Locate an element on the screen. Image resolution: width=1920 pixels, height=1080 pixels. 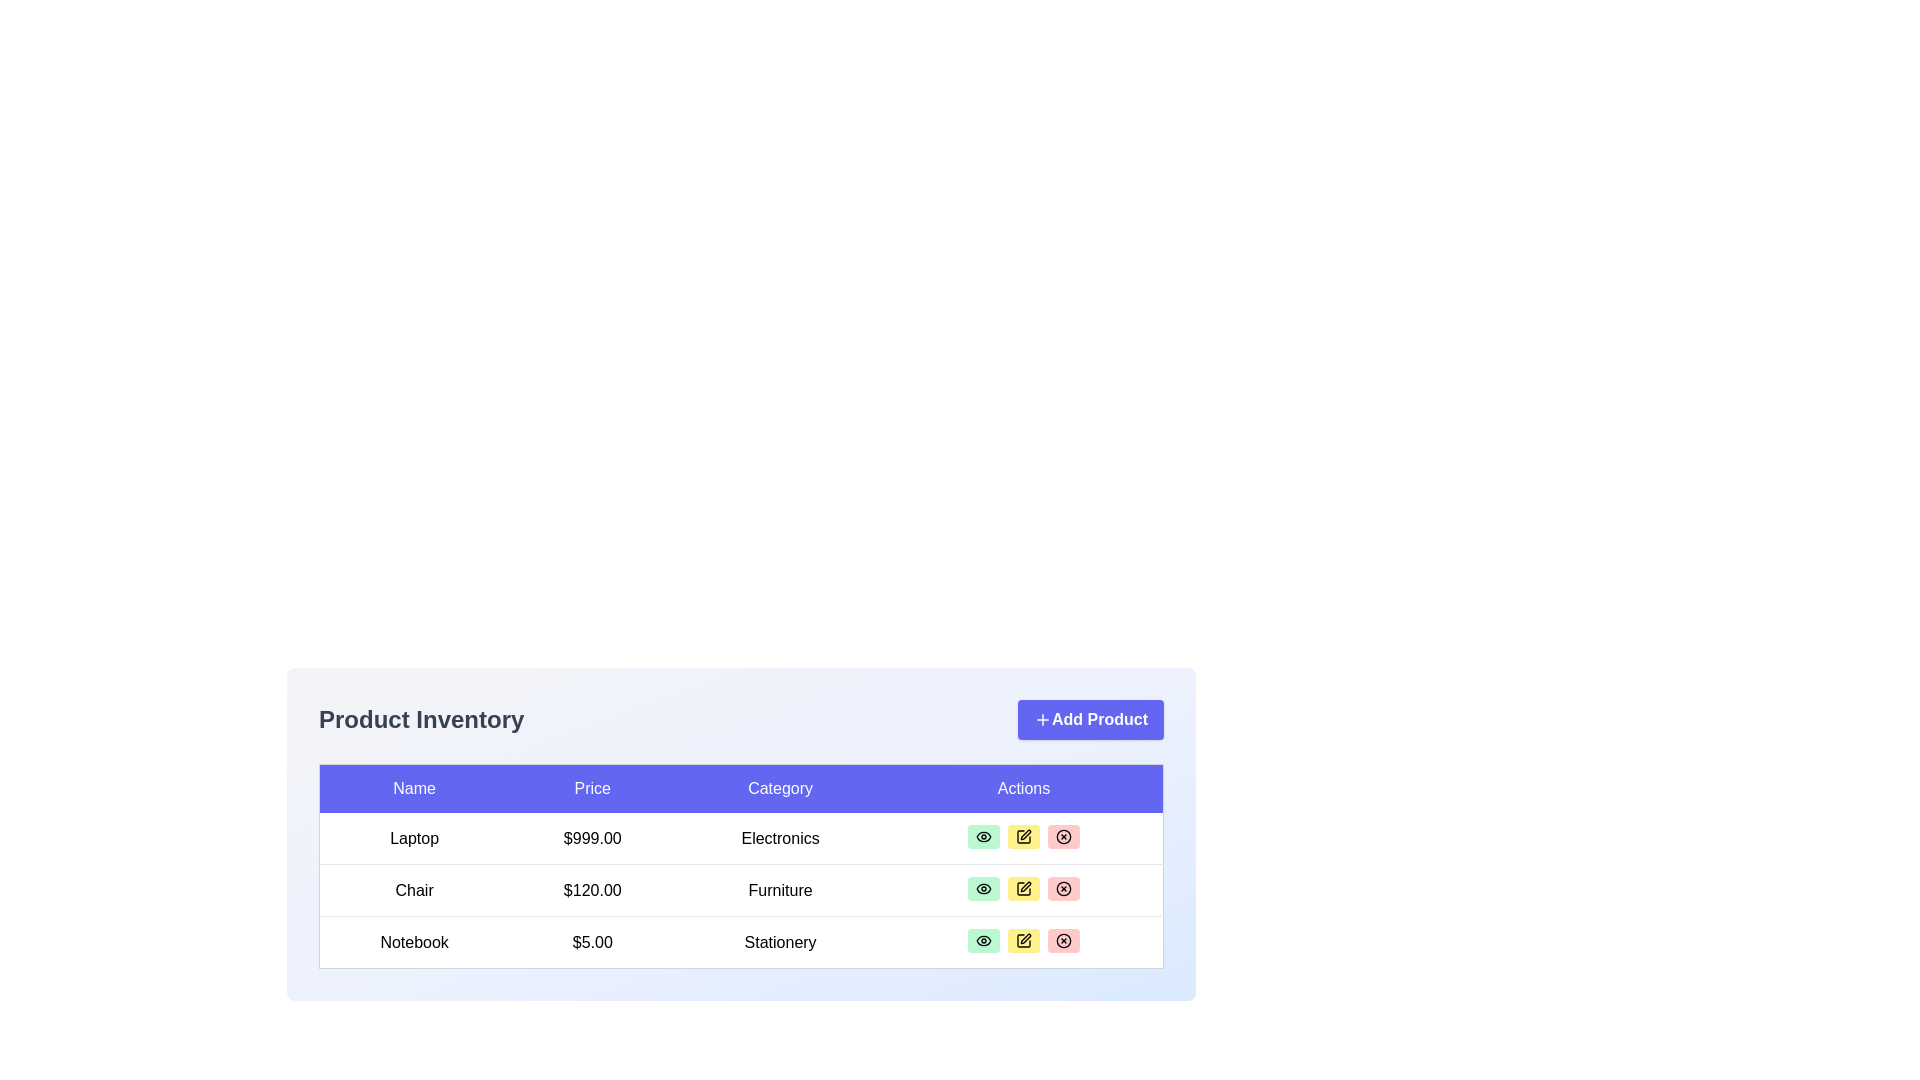
the Text label that identifies the category of the product in the first row of the 'Product Inventory' table, located in the third column is located at coordinates (779, 838).